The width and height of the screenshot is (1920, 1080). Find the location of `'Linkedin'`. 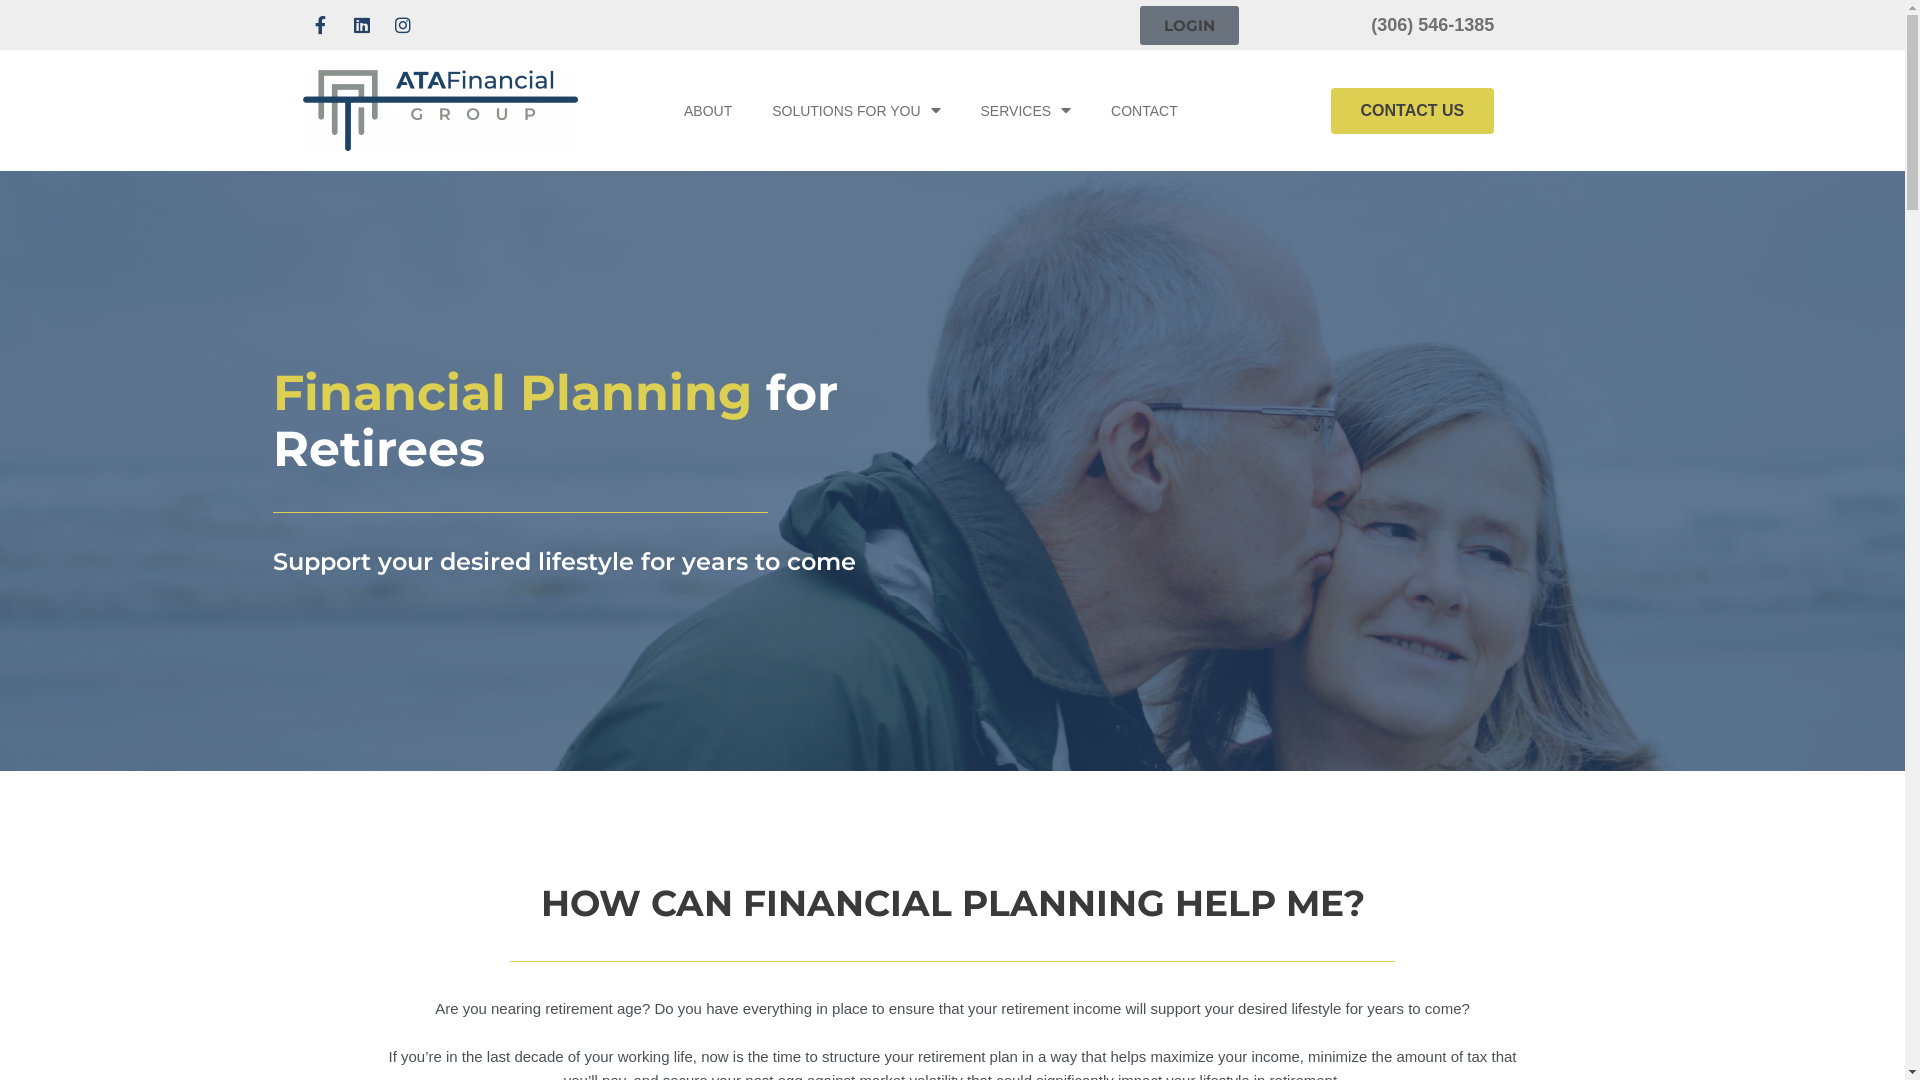

'Linkedin' is located at coordinates (361, 24).